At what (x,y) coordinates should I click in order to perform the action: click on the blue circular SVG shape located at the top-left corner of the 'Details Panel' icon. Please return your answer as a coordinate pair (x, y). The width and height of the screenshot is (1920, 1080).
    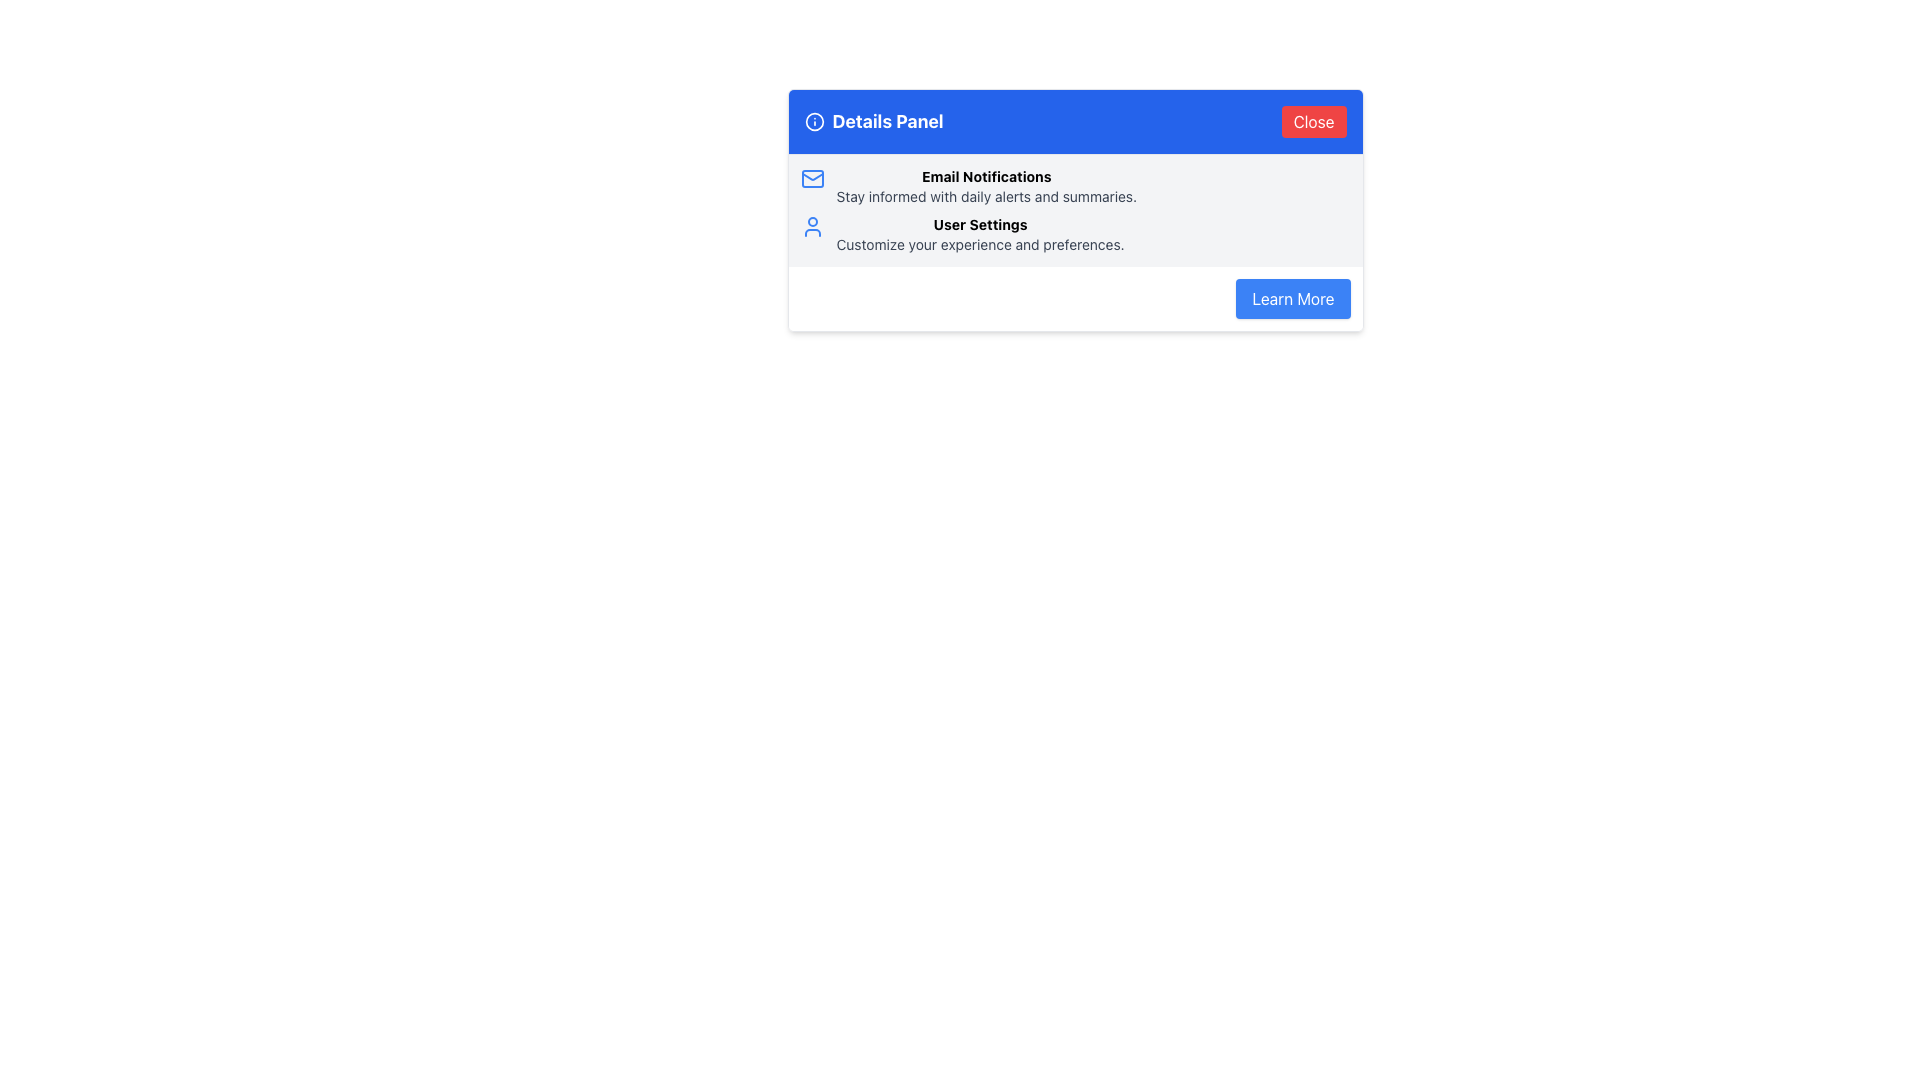
    Looking at the image, I should click on (814, 122).